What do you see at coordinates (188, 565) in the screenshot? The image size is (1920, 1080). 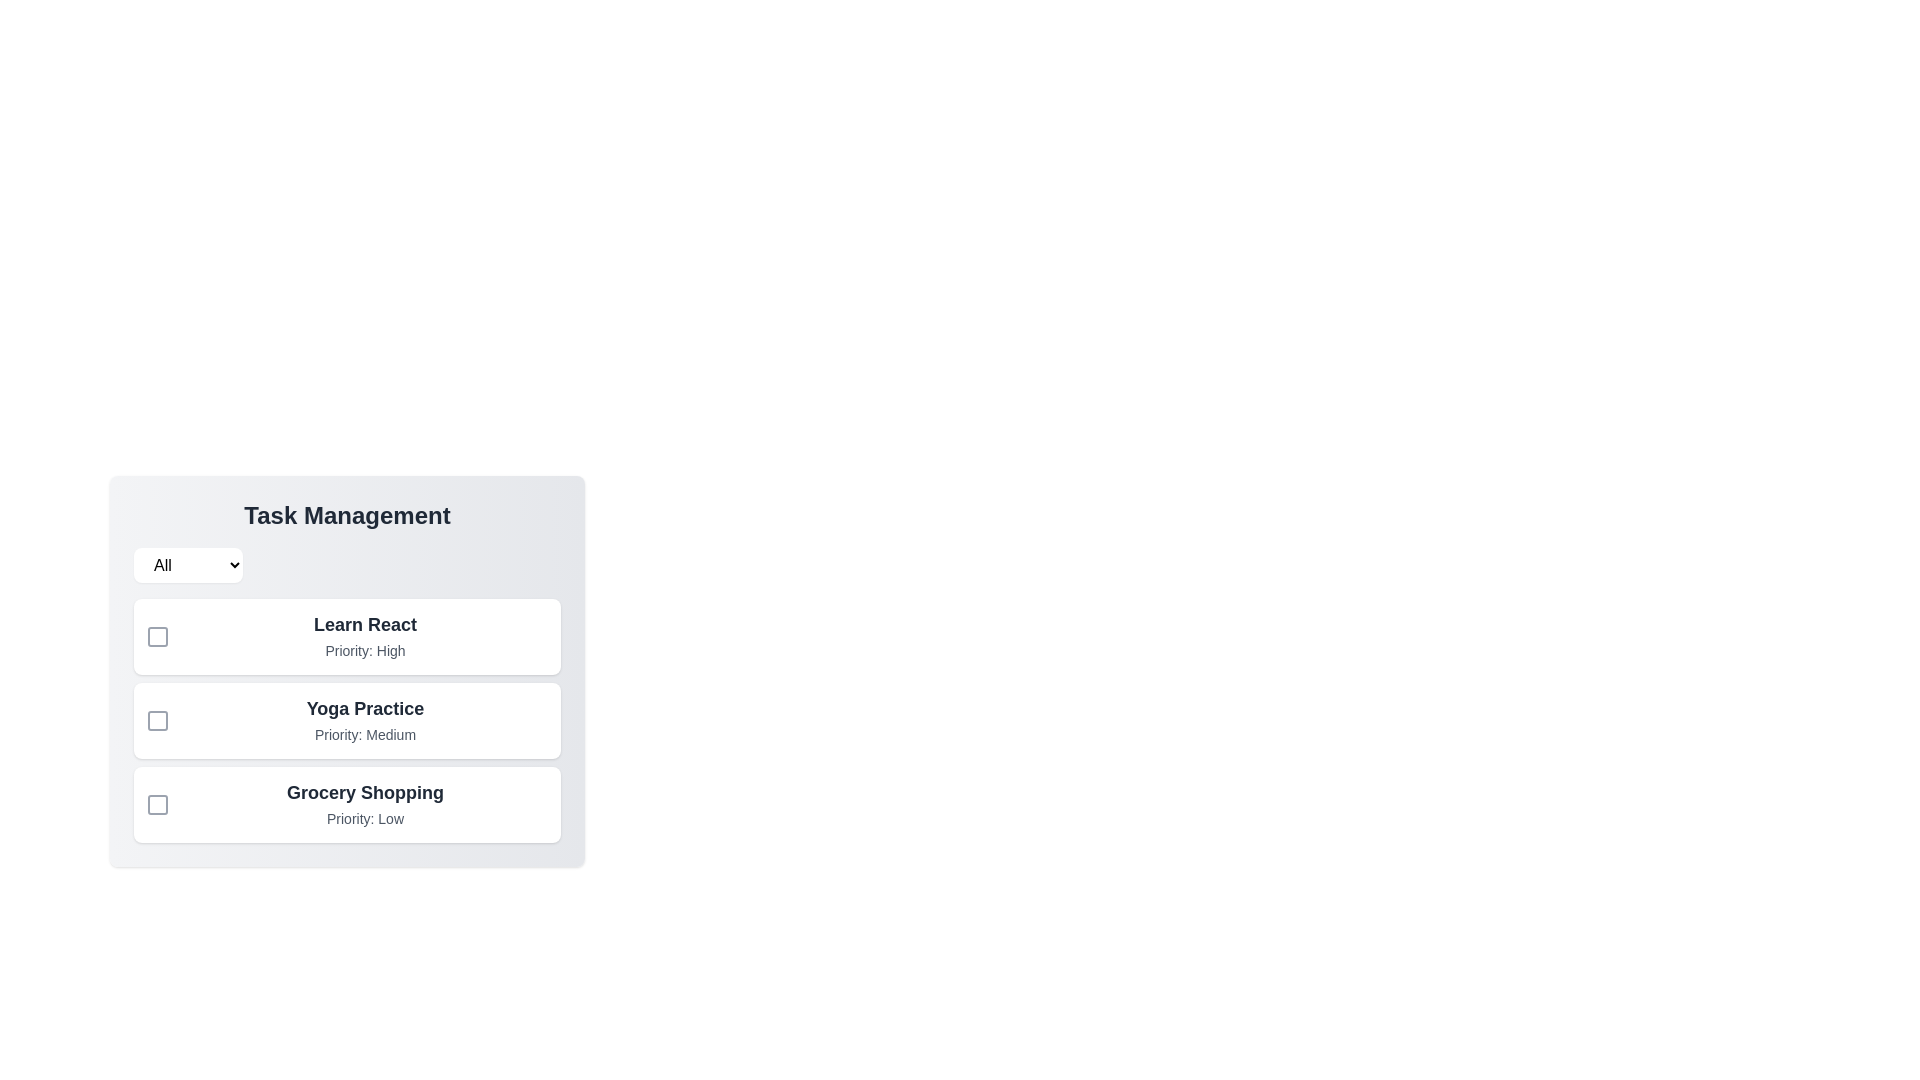 I see `the priority filter to Medium from the dropdown menu` at bounding box center [188, 565].